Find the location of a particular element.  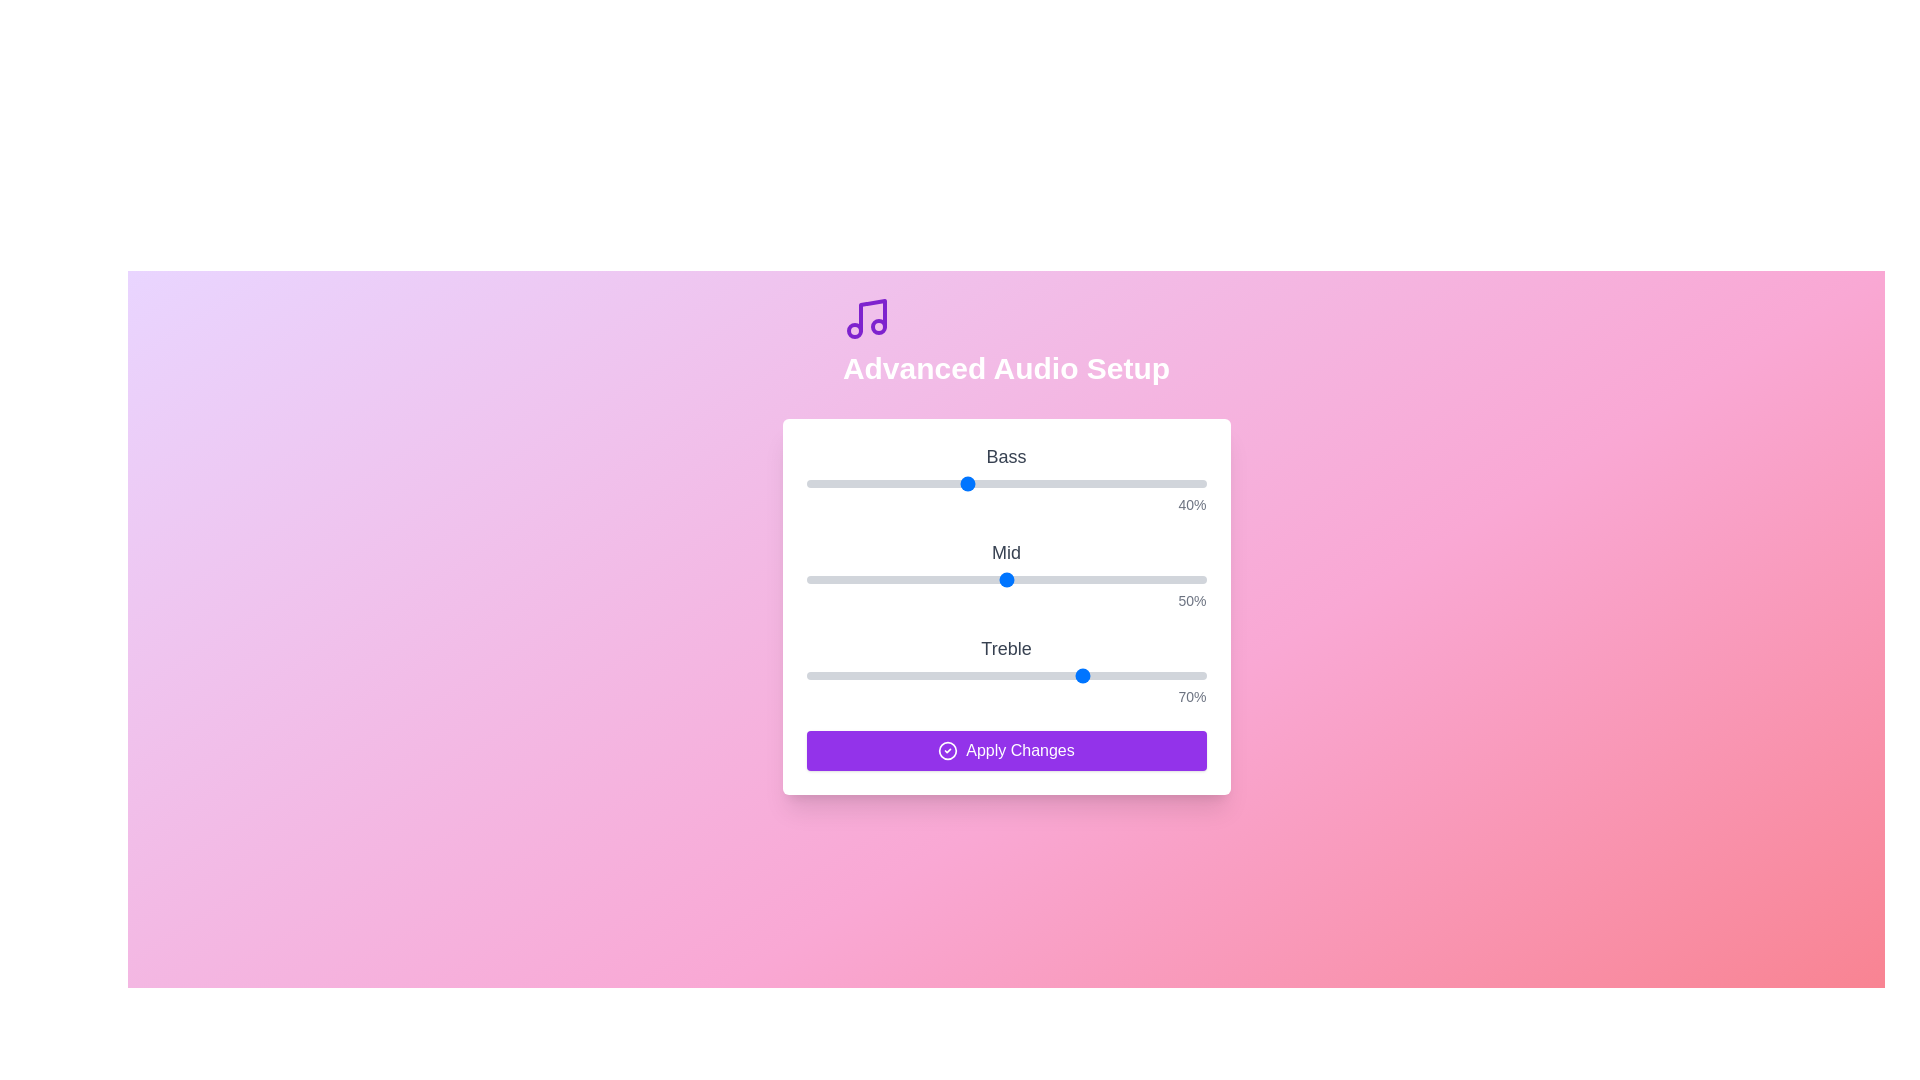

the 1 slider to 16% is located at coordinates (870, 579).